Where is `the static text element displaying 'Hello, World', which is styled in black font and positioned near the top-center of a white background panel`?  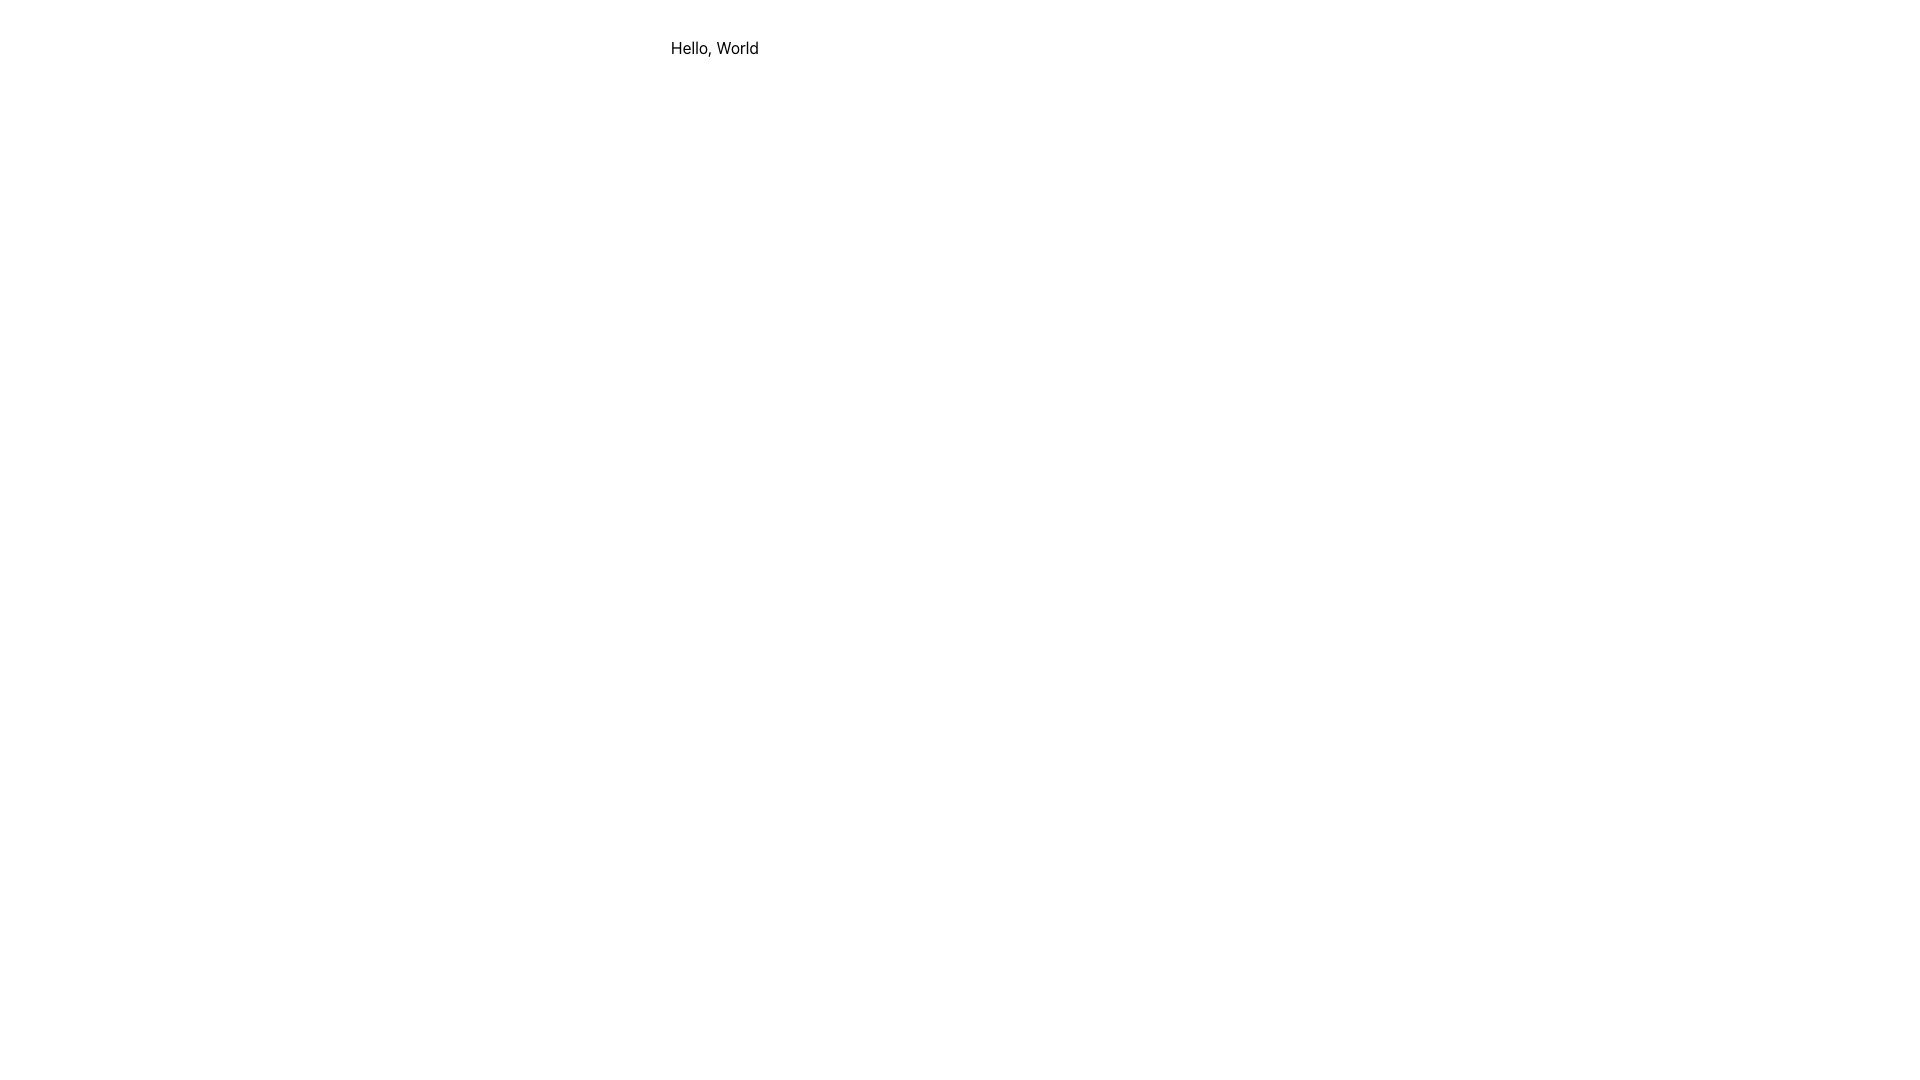
the static text element displaying 'Hello, World', which is styled in black font and positioned near the top-center of a white background panel is located at coordinates (715, 46).